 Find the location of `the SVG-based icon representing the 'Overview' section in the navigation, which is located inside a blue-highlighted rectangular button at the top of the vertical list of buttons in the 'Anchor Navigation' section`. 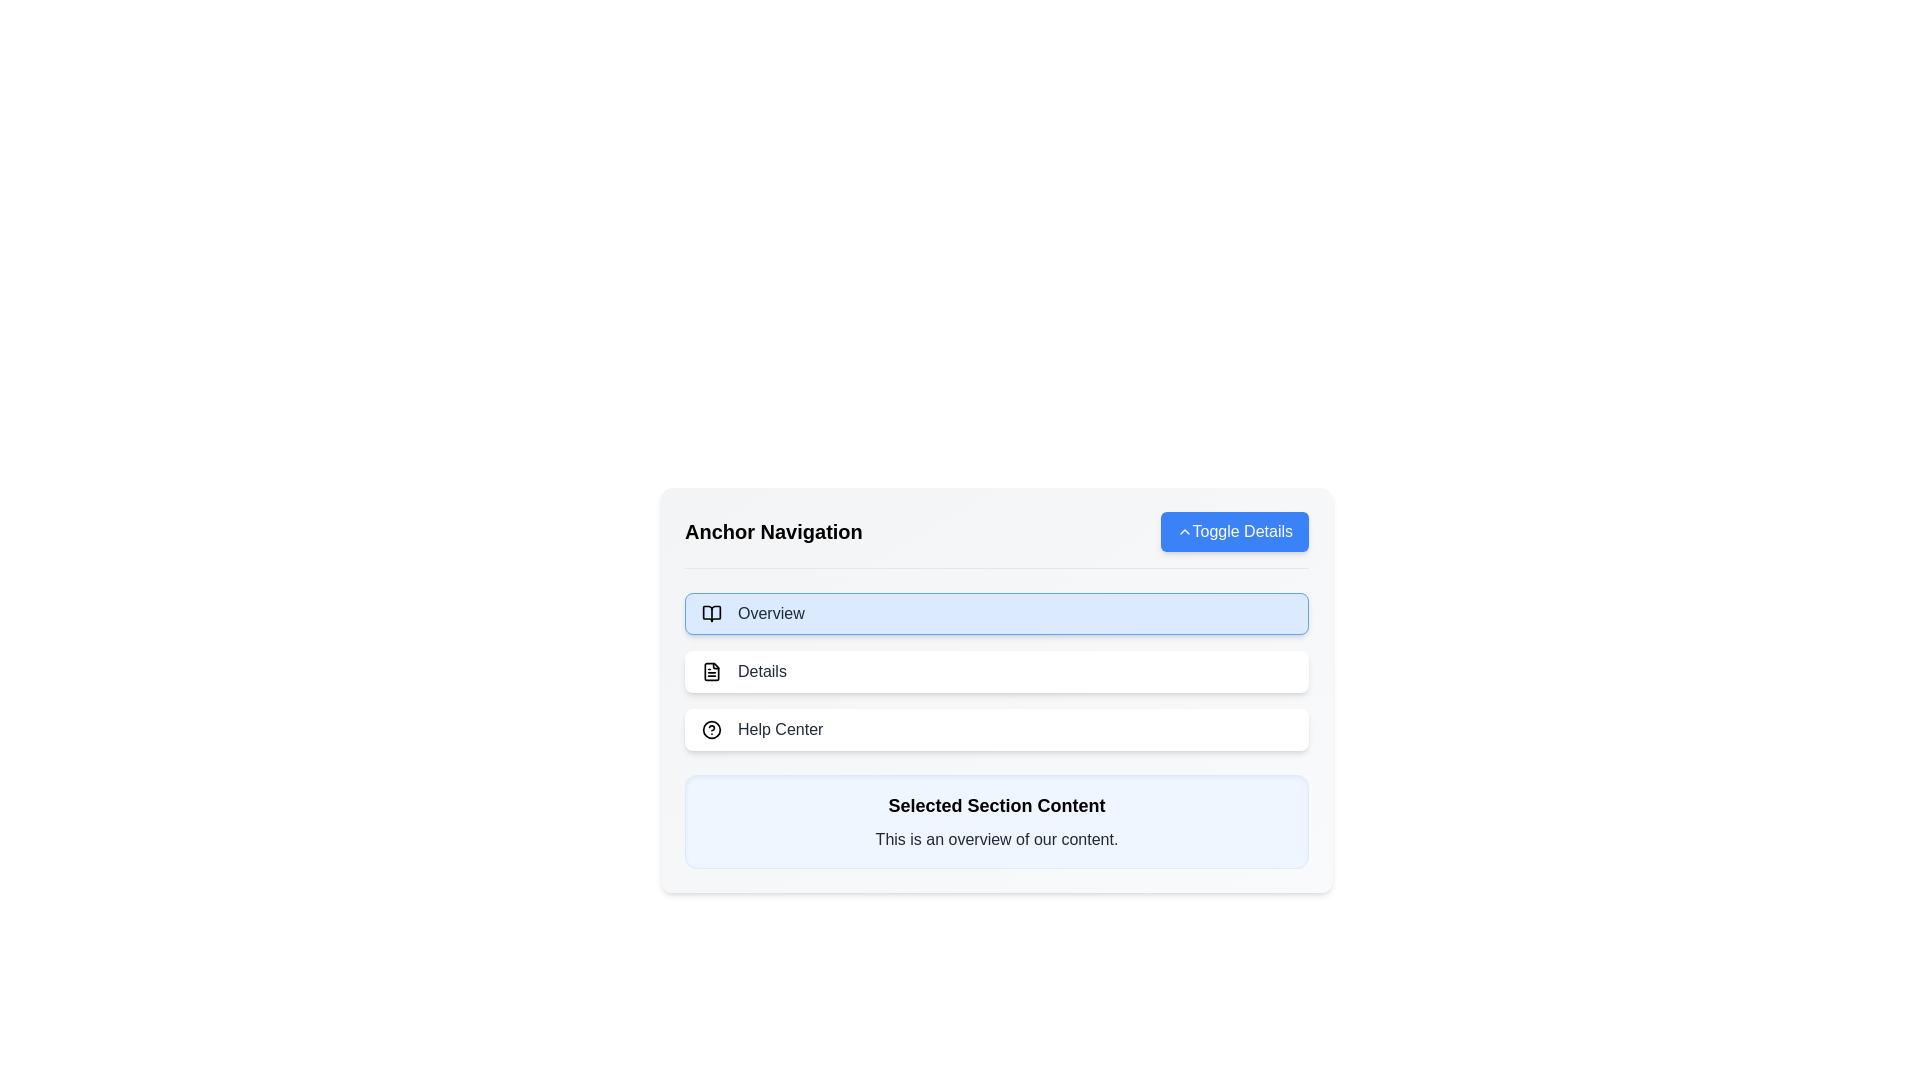

the SVG-based icon representing the 'Overview' section in the navigation, which is located inside a blue-highlighted rectangular button at the top of the vertical list of buttons in the 'Anchor Navigation' section is located at coordinates (711, 612).